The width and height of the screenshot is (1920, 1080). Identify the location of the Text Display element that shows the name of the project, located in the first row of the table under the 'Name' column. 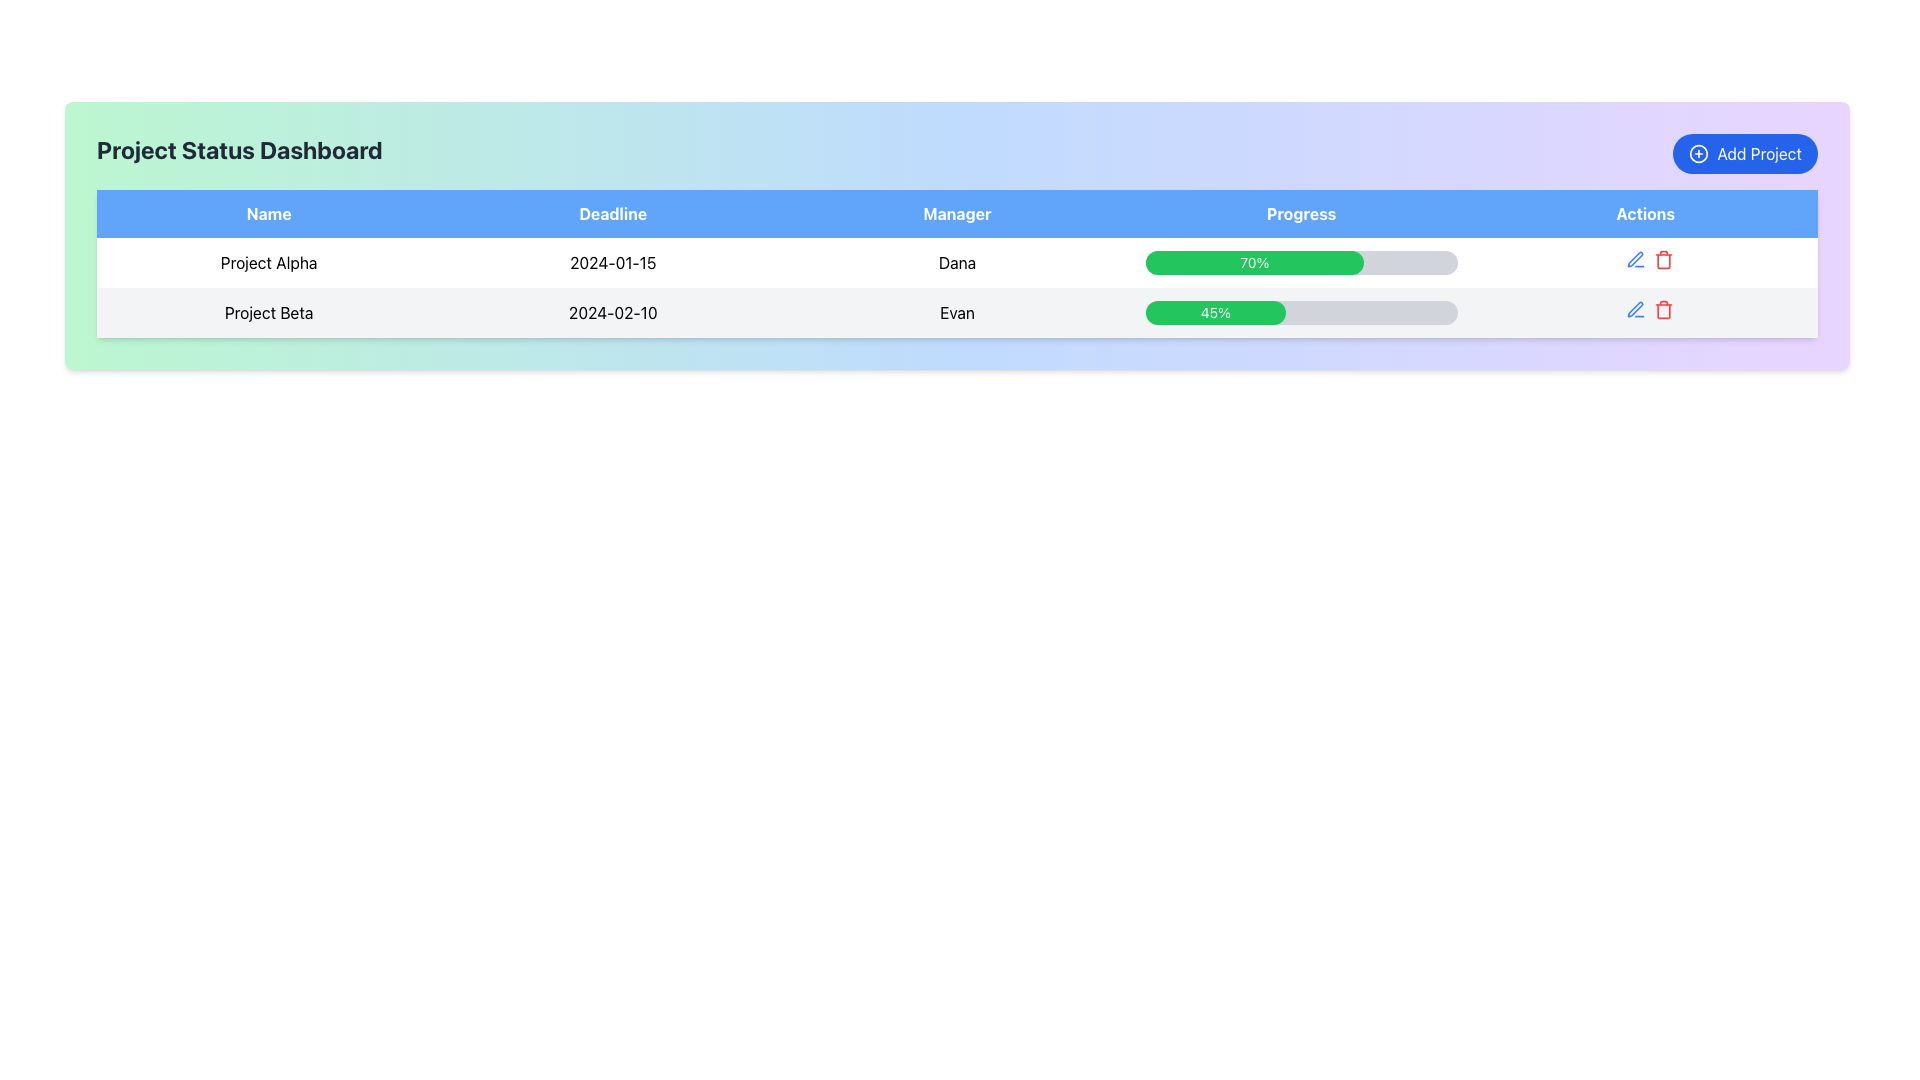
(268, 261).